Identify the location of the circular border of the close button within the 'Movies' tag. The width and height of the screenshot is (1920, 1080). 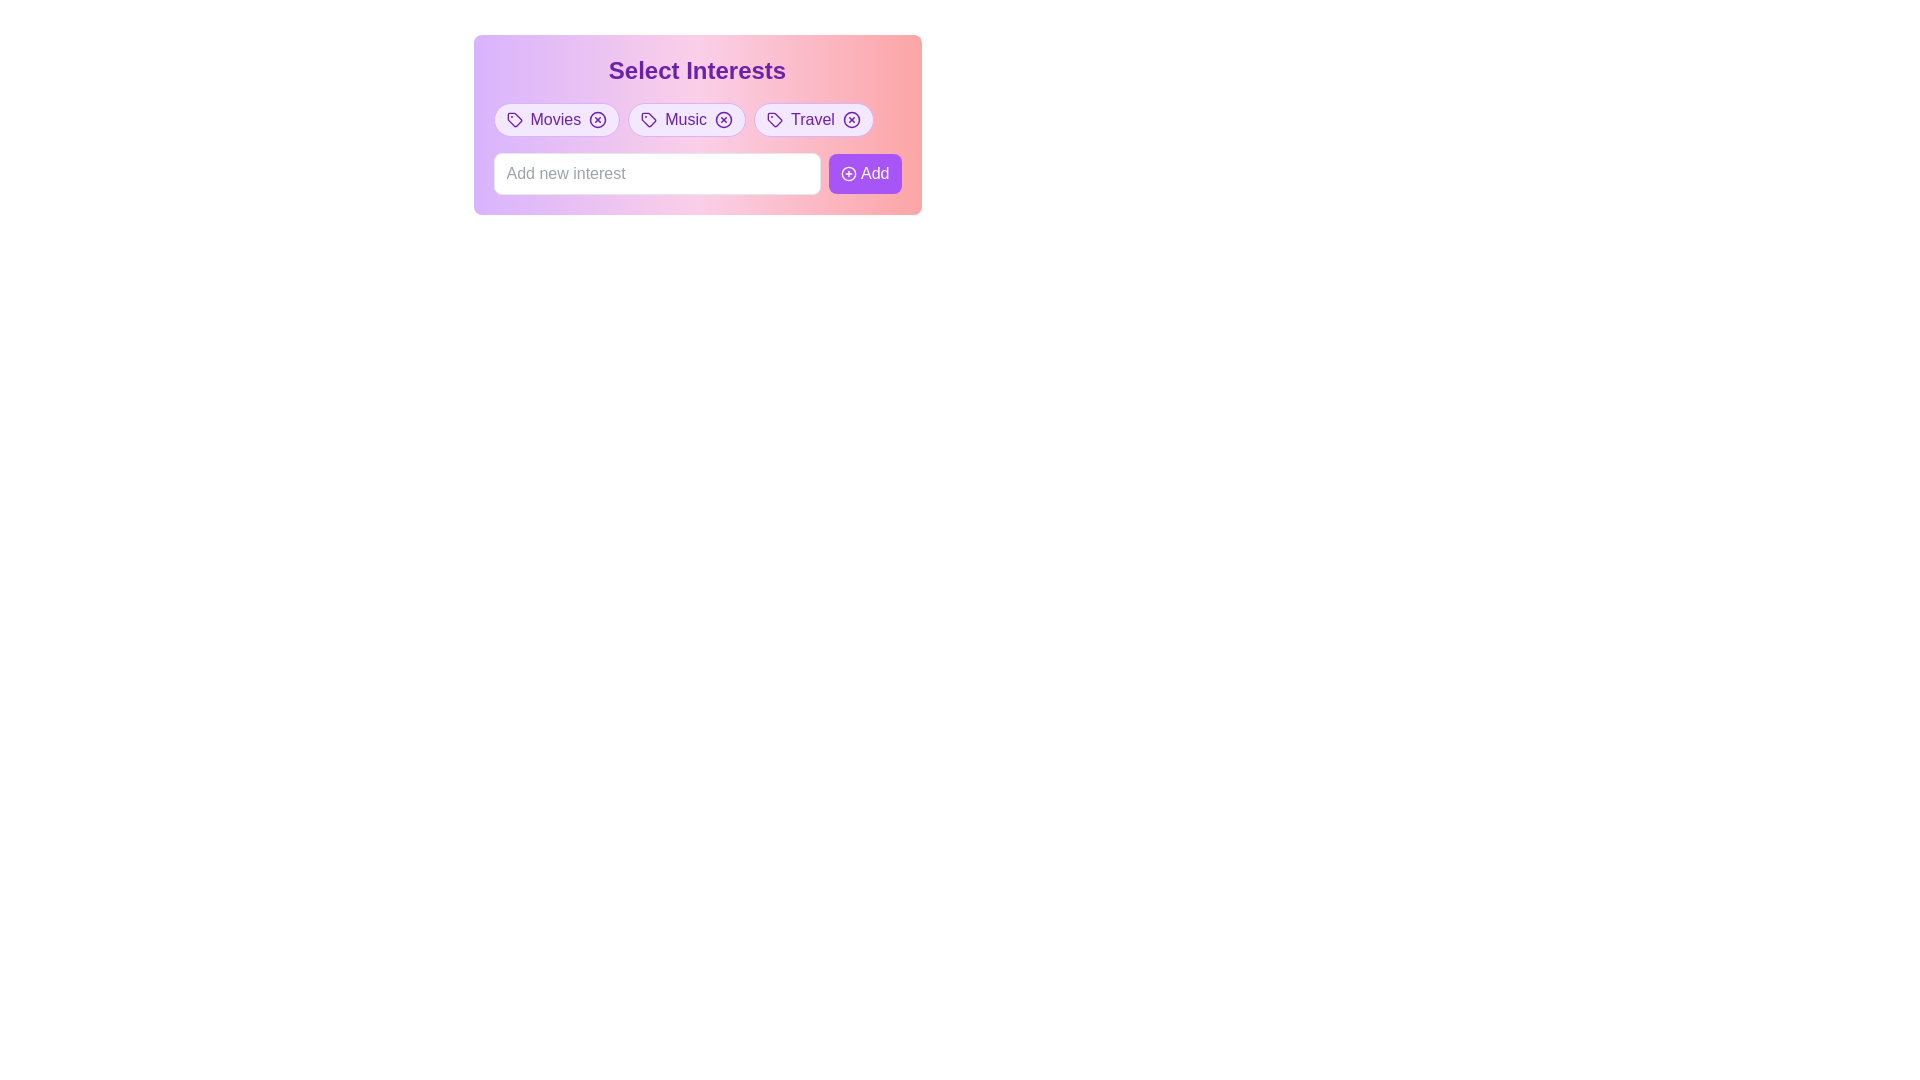
(597, 119).